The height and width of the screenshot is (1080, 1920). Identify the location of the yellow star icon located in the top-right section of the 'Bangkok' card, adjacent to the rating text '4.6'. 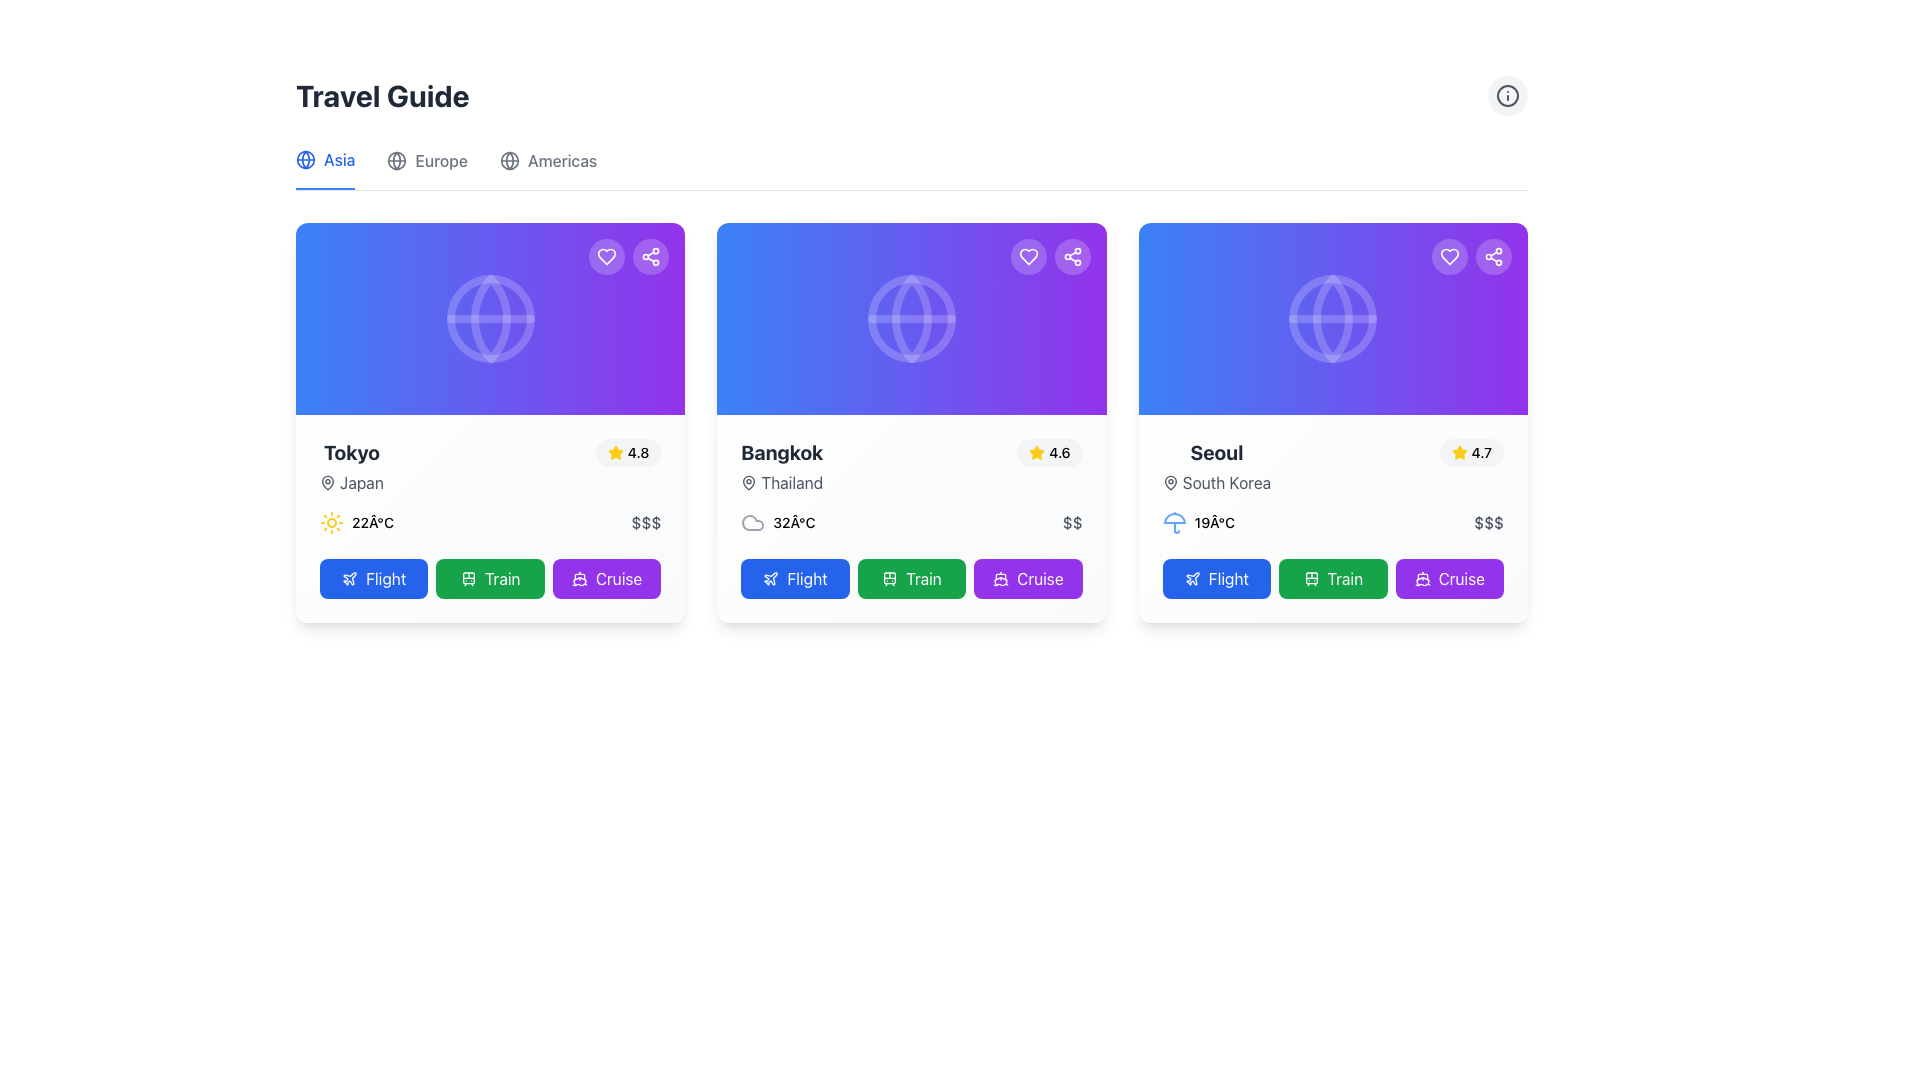
(614, 452).